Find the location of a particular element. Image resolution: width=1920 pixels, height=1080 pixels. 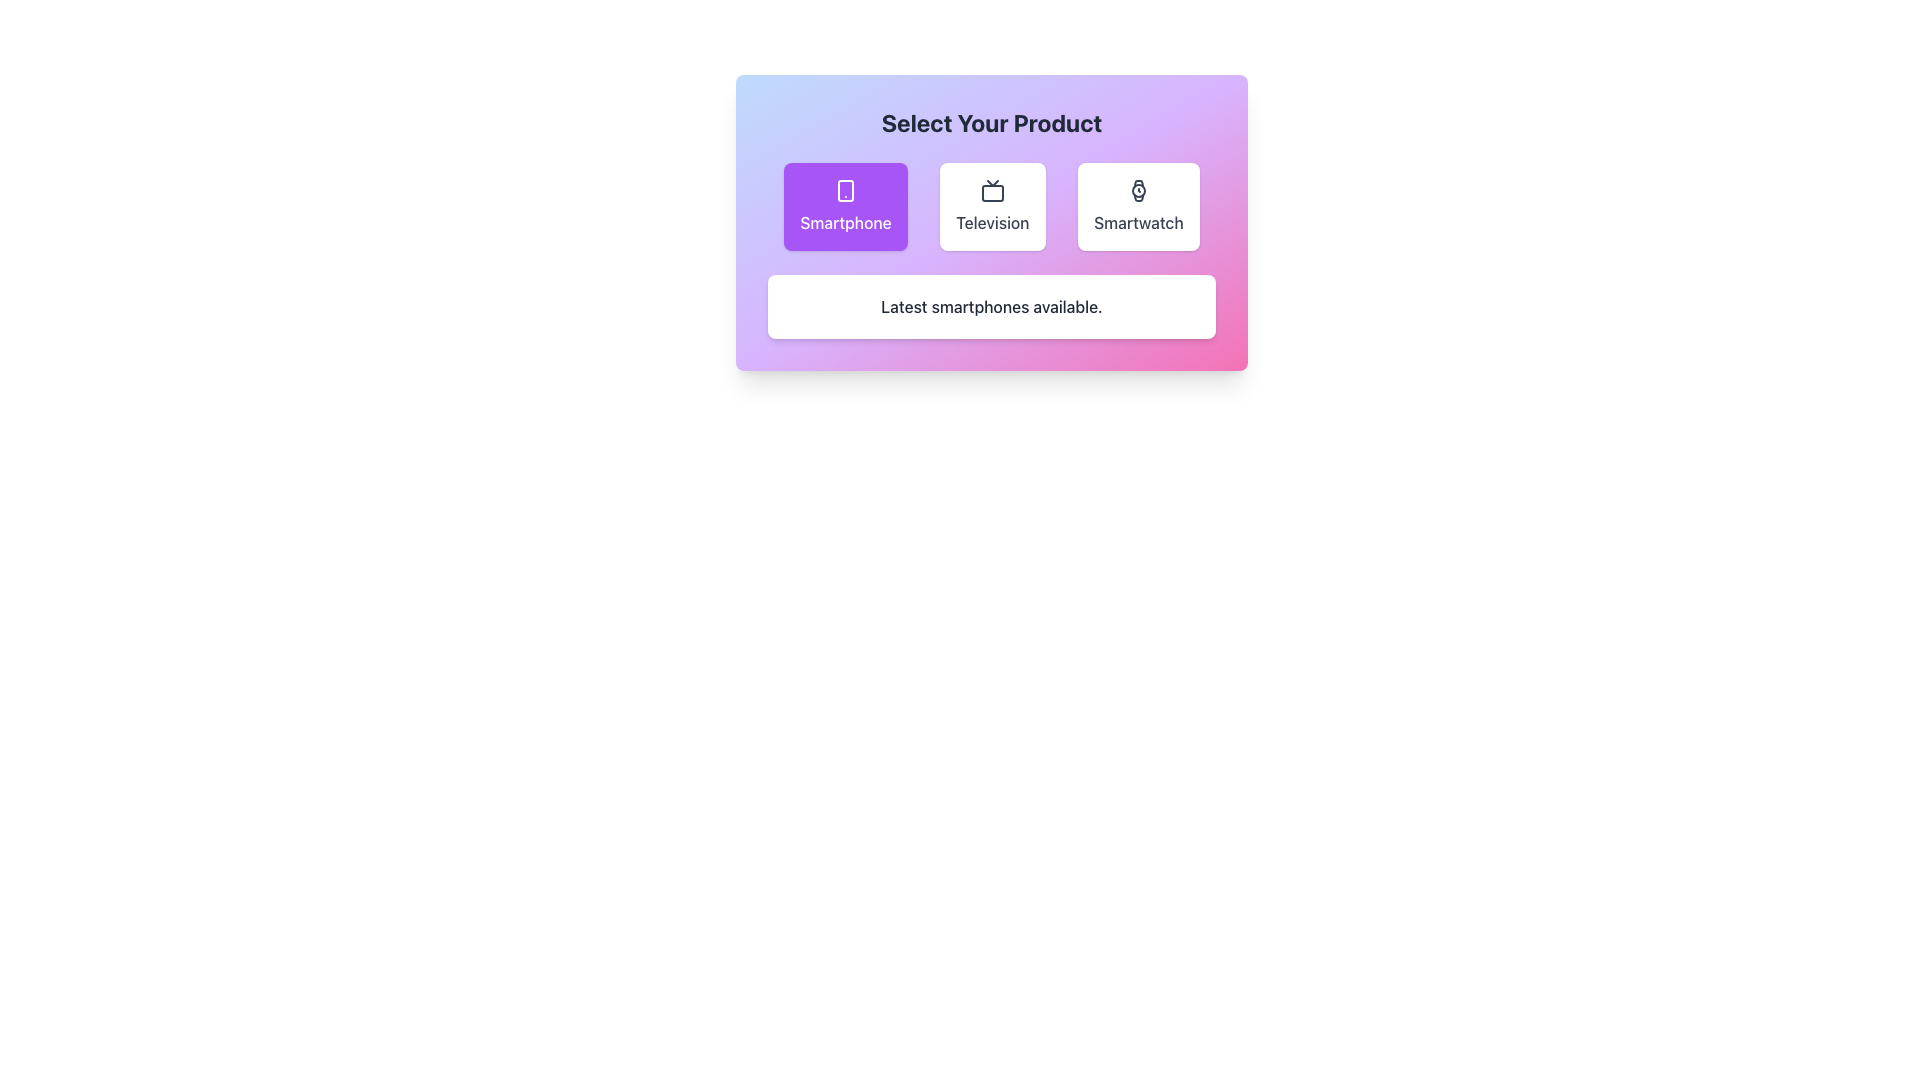

the descriptive label for the 'Television' product selection option, which is positioned beneath the TV icon in the center of the product selection card is located at coordinates (992, 223).